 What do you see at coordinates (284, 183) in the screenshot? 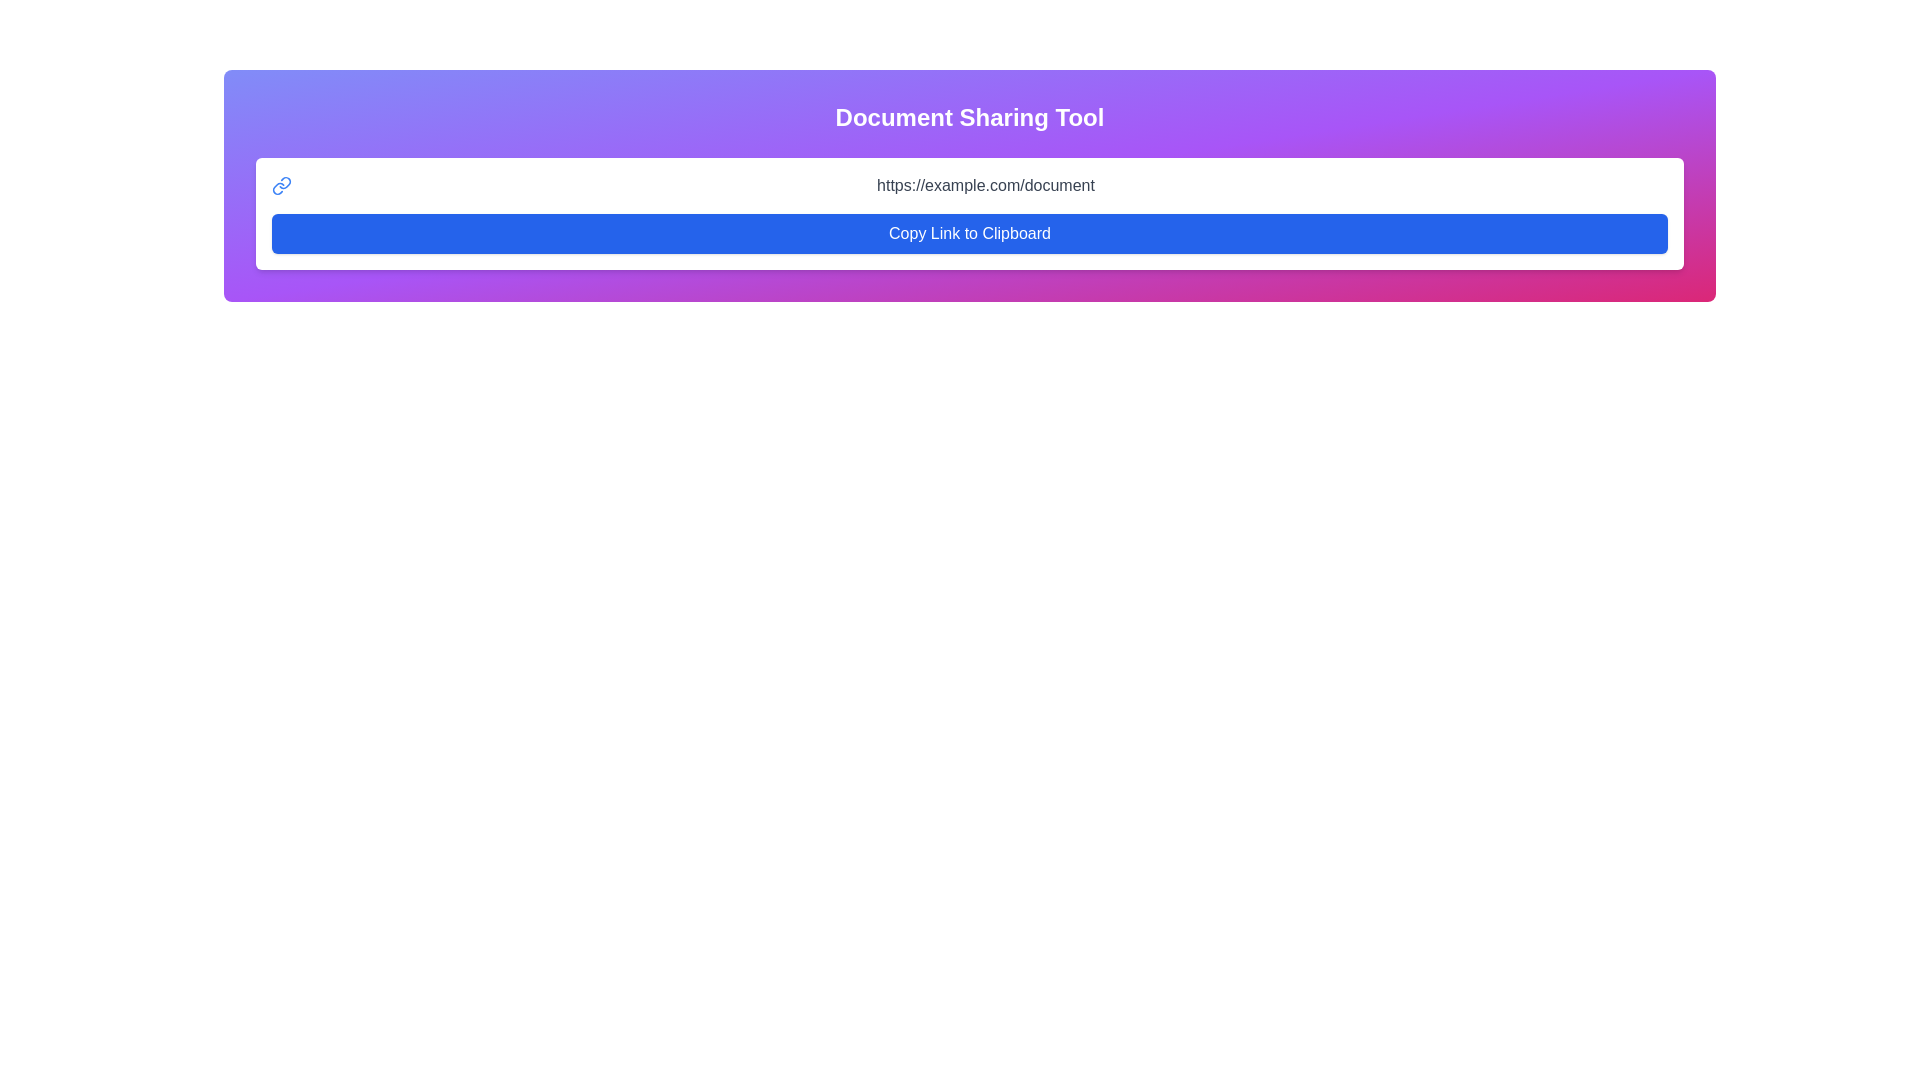
I see `the graphical representation of the chain link icon component located in the upper-left portion of the icon, situated to the left of the 'Copy Link to Clipboard' button` at bounding box center [284, 183].